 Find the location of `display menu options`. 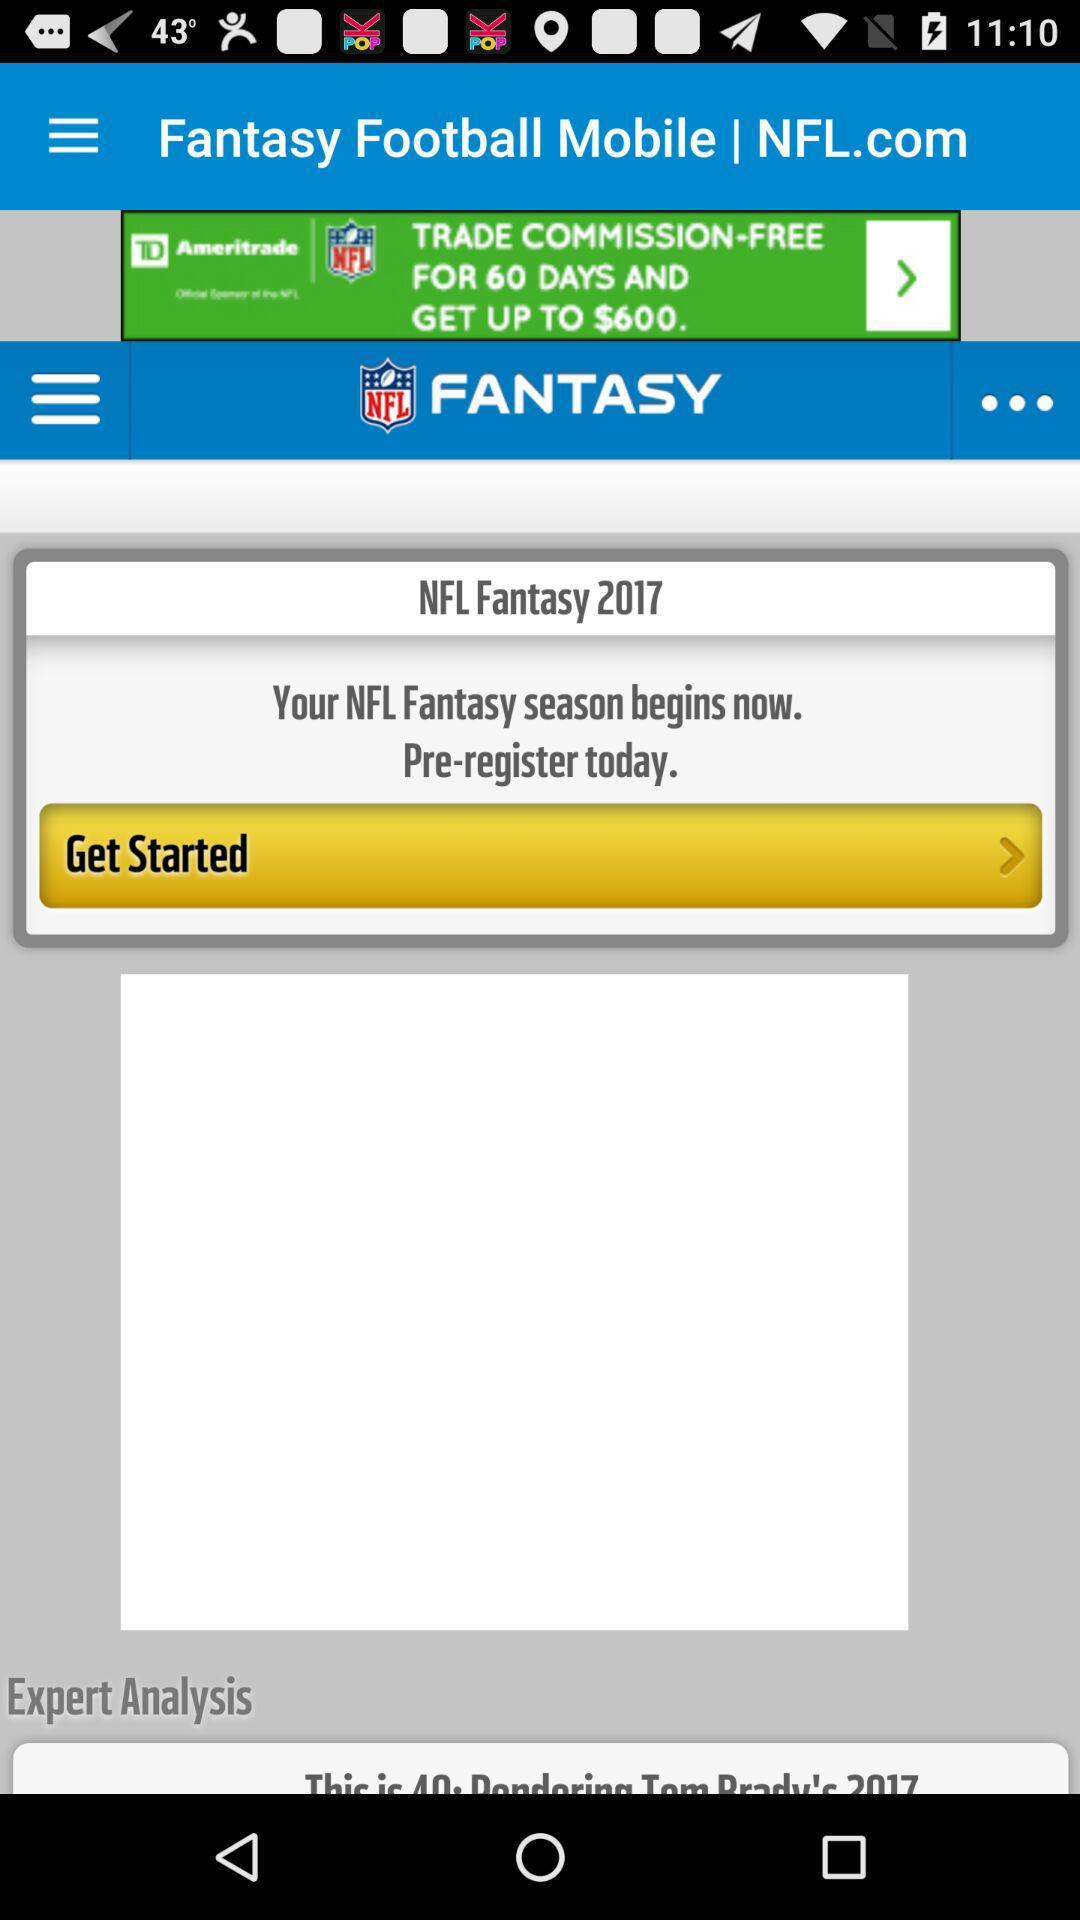

display menu options is located at coordinates (72, 135).